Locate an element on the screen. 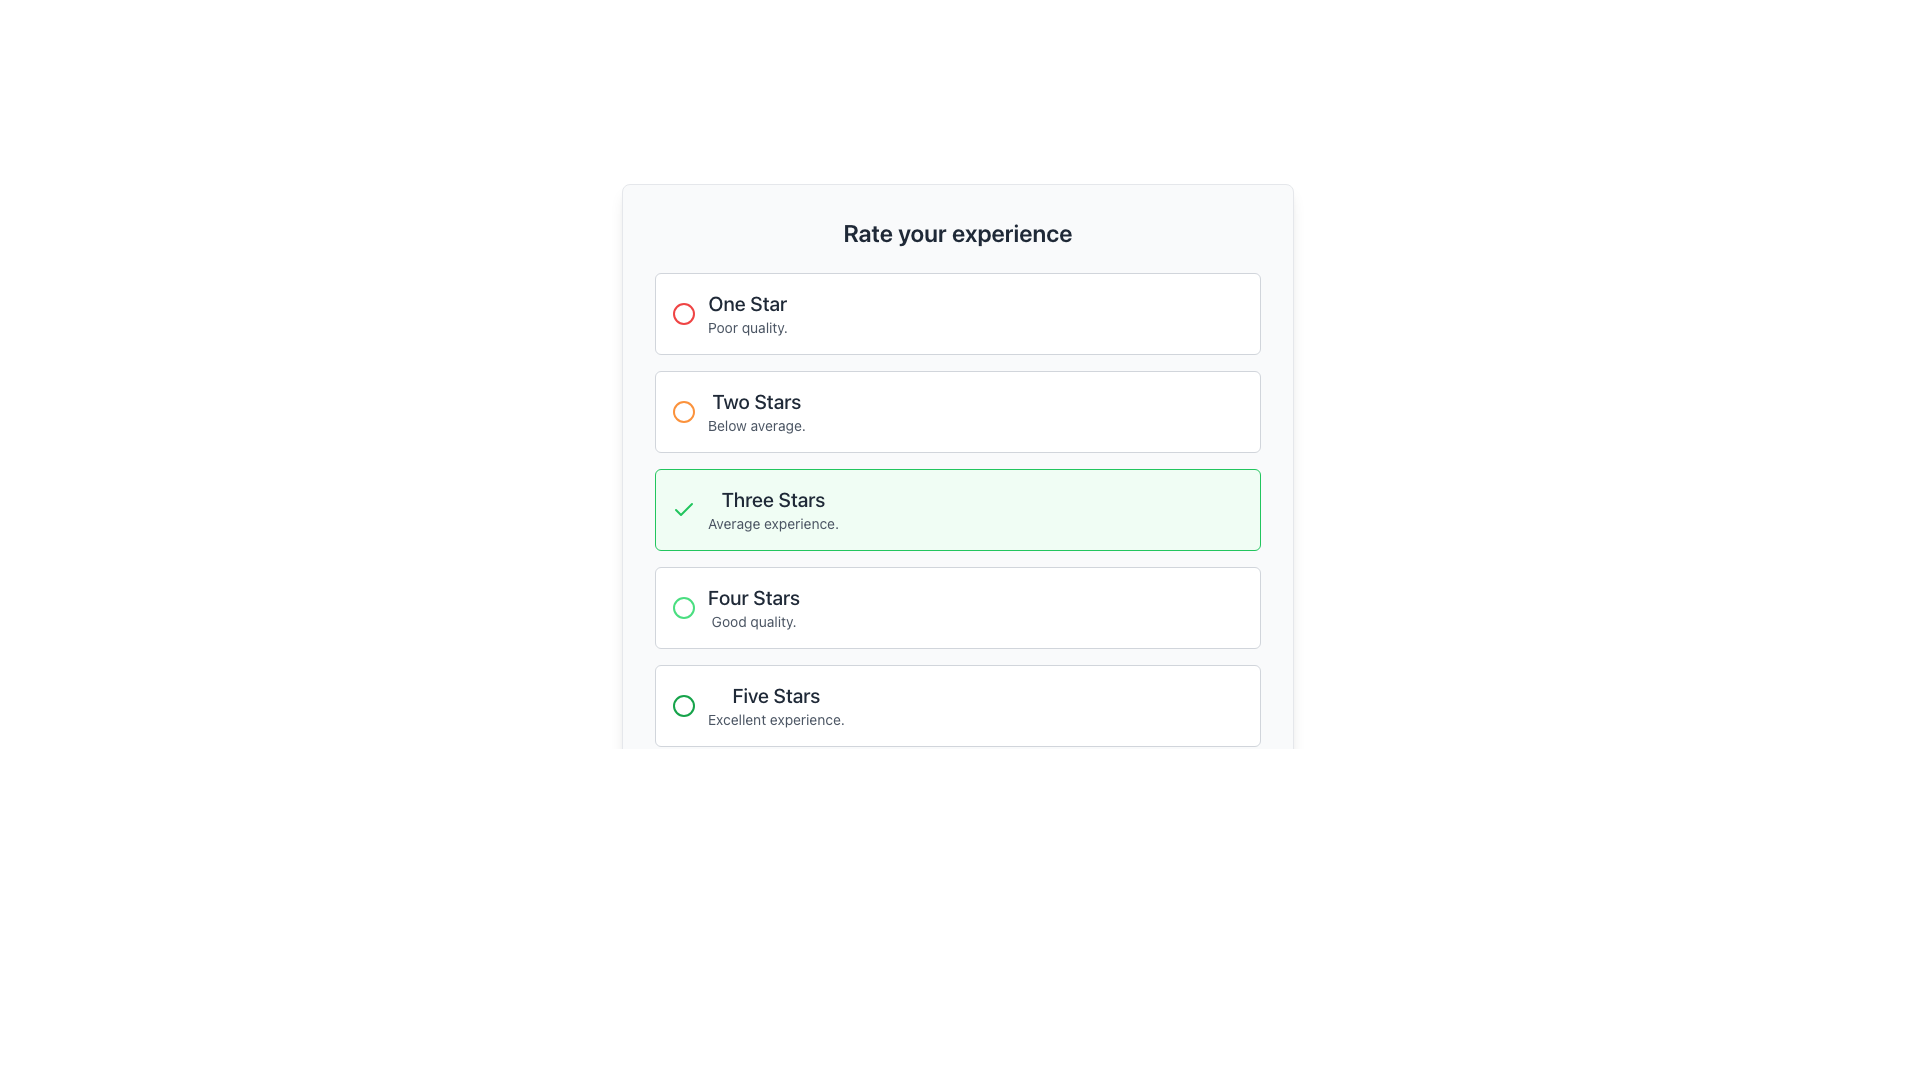 The width and height of the screenshot is (1920, 1080). the circular icon with a green border representing 'Four Stars' in the 'Rate your experience' list is located at coordinates (684, 607).